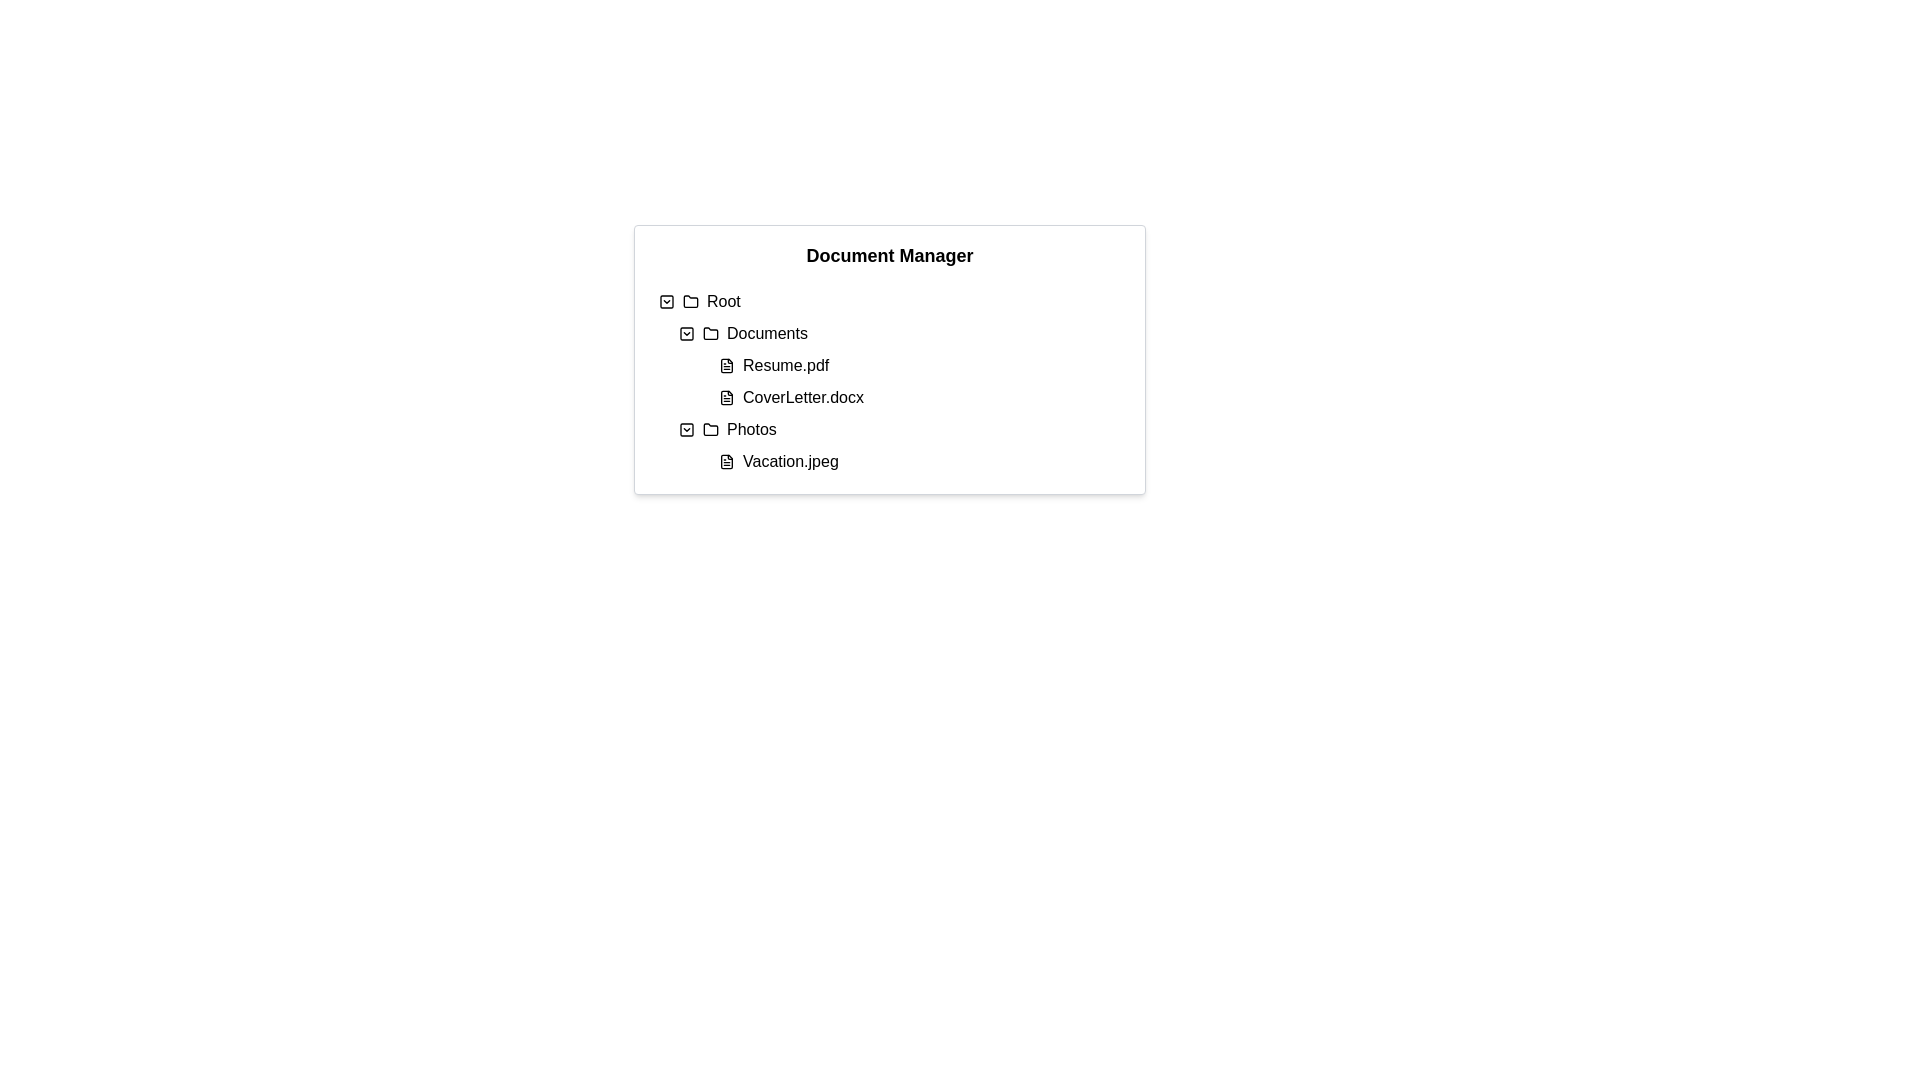  I want to click on the folder icon located to the left of the 'Documents' text label in the Document Manager hierarchy, so click(710, 331).